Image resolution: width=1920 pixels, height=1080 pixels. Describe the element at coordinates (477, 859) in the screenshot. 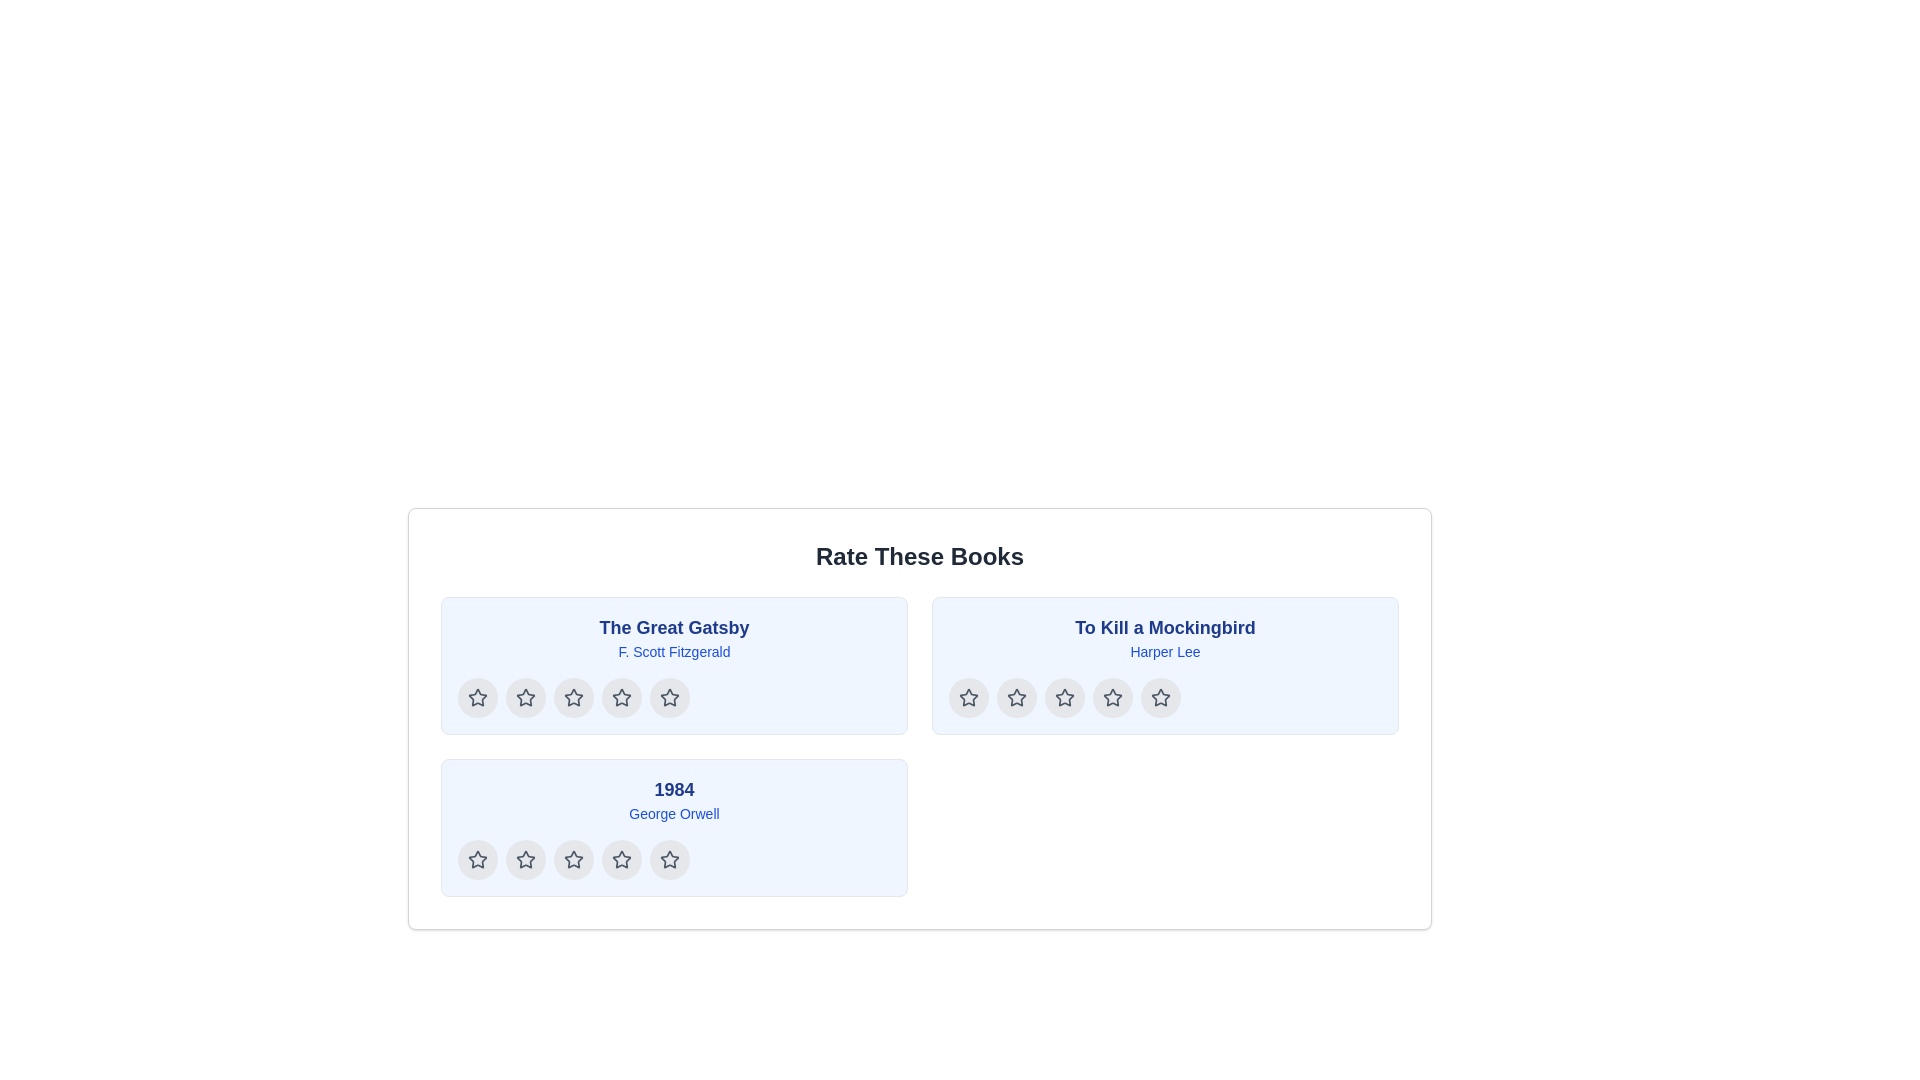

I see `the first star icon in the second book rating row for '1984' by George Orwell, which is styled with an outline and set against a light gray circular background` at that location.